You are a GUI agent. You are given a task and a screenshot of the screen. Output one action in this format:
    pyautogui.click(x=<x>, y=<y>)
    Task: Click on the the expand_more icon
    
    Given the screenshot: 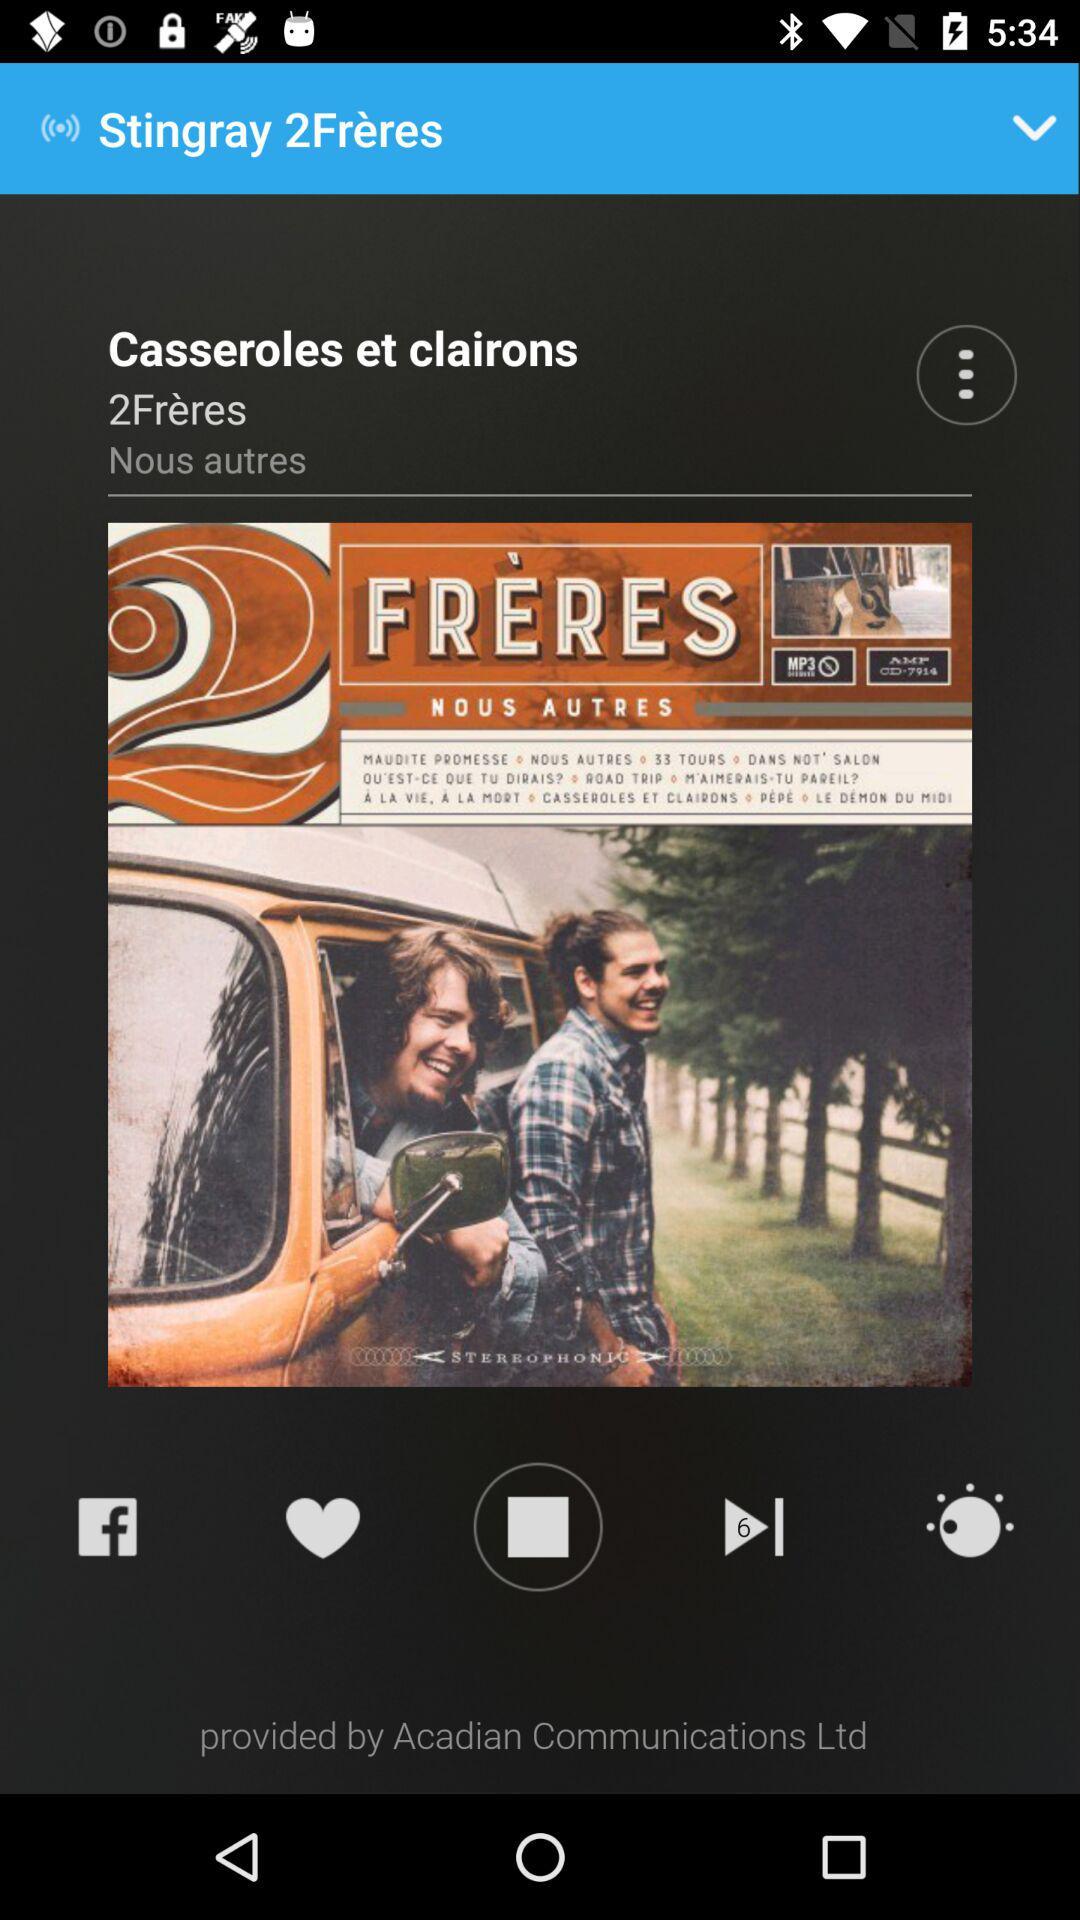 What is the action you would take?
    pyautogui.click(x=1034, y=127)
    